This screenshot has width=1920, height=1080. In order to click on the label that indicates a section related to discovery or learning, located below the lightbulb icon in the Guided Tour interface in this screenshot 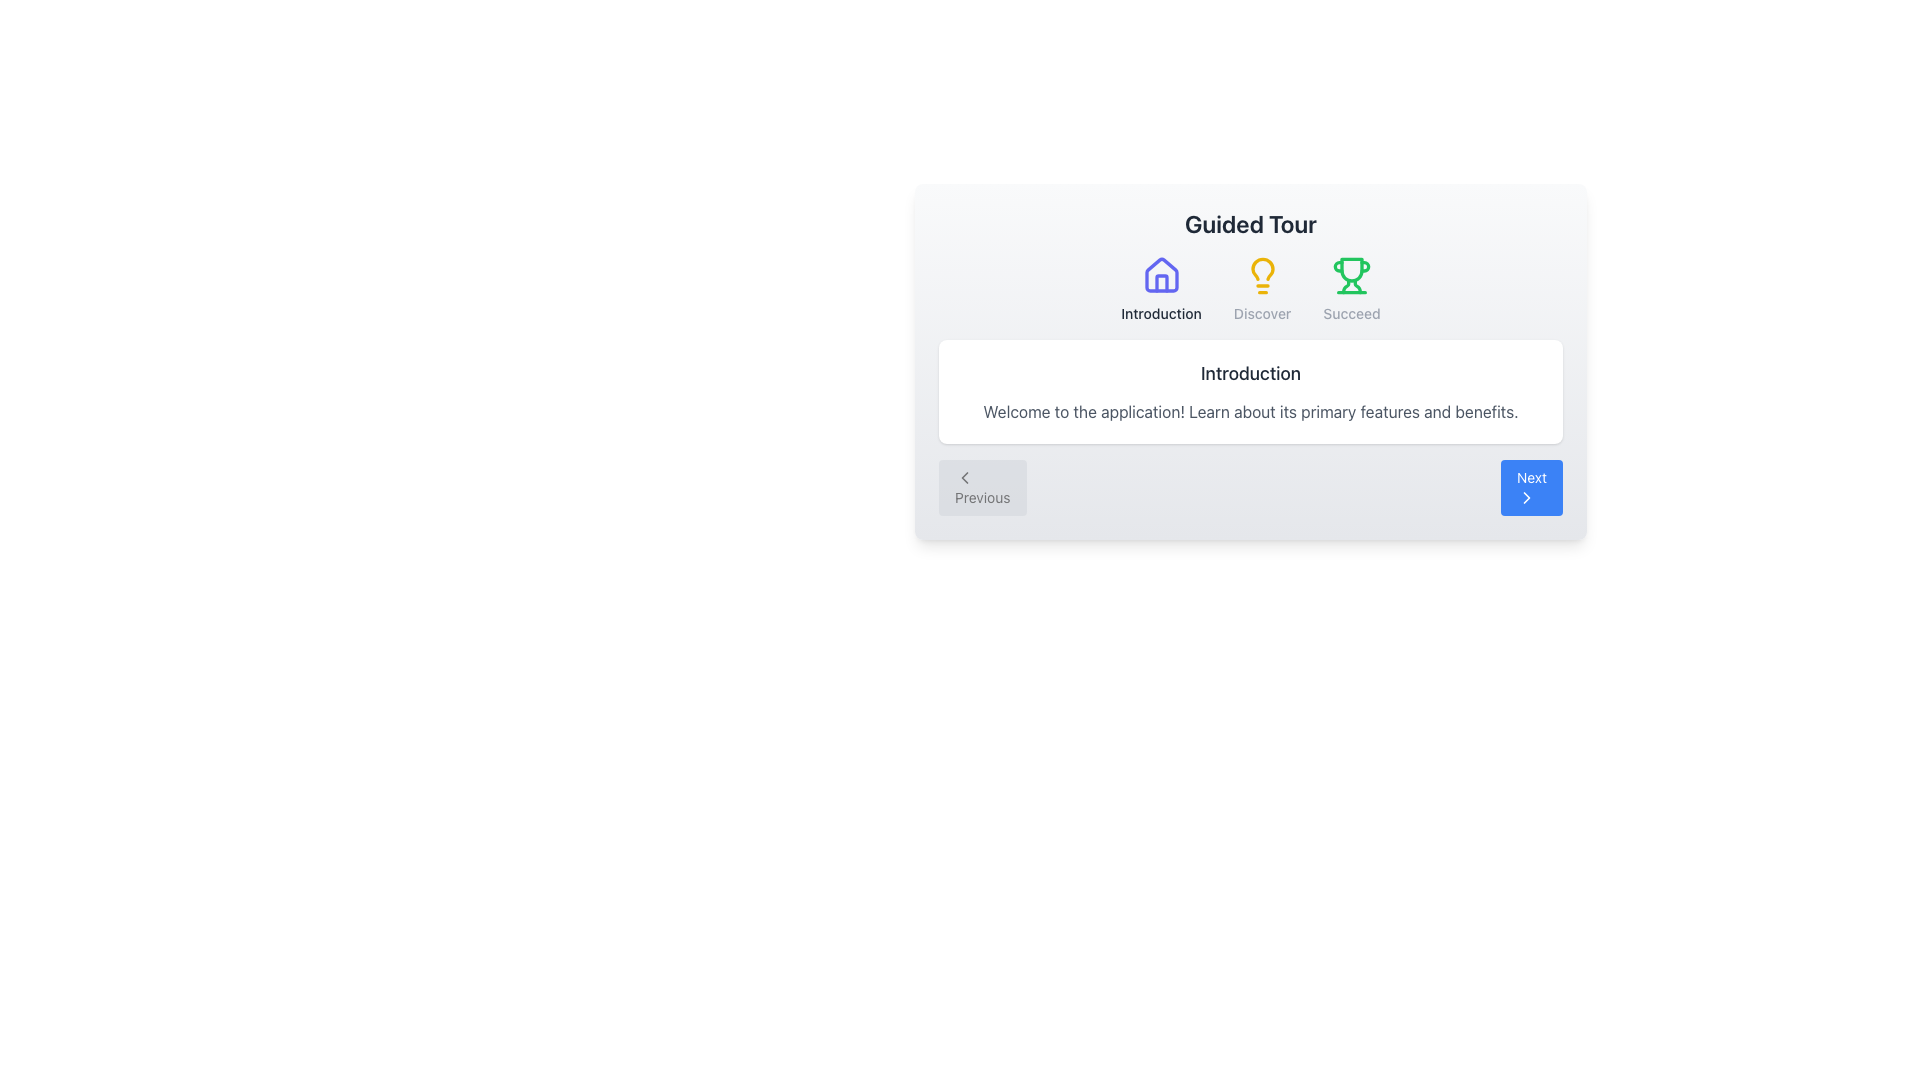, I will do `click(1261, 313)`.